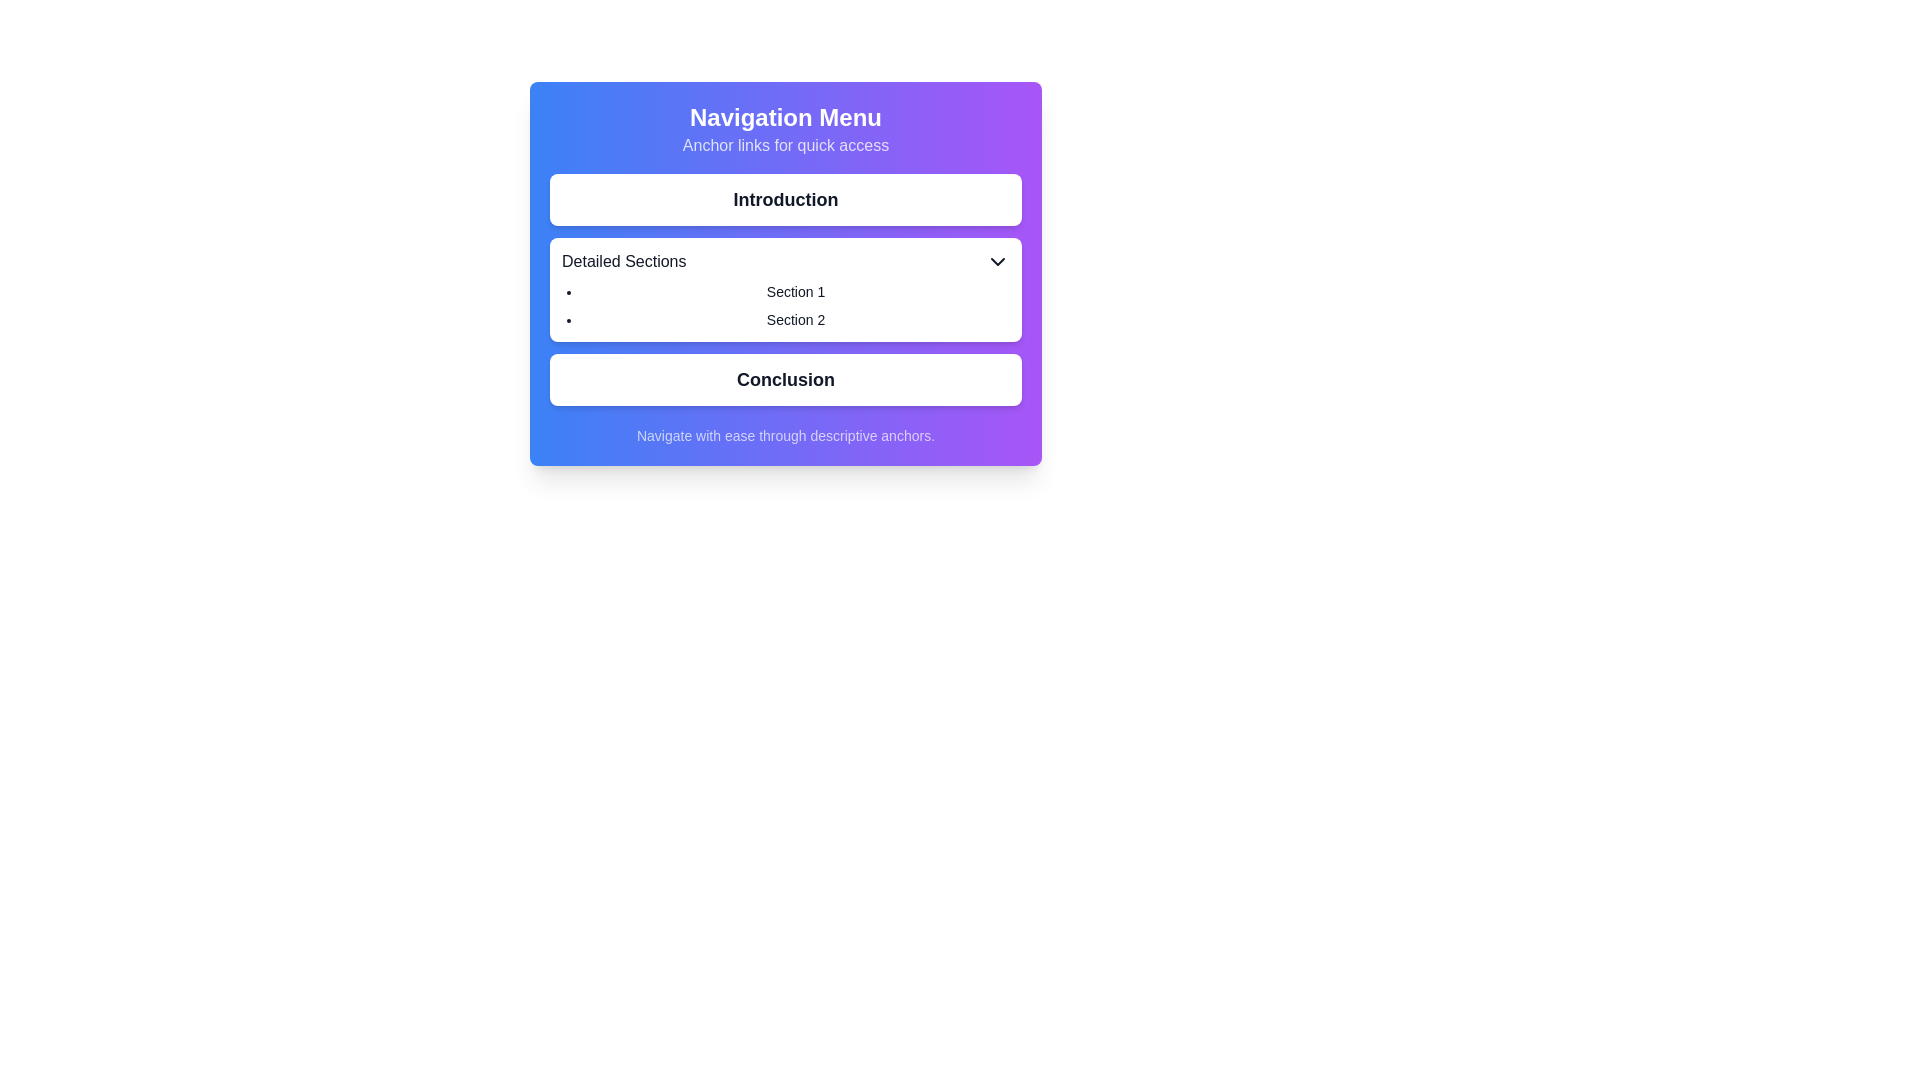 This screenshot has height=1080, width=1920. Describe the element at coordinates (795, 292) in the screenshot. I see `the 'Section 1' list item with a hyperlink in the 'Detailed Sections' navigation menu` at that location.